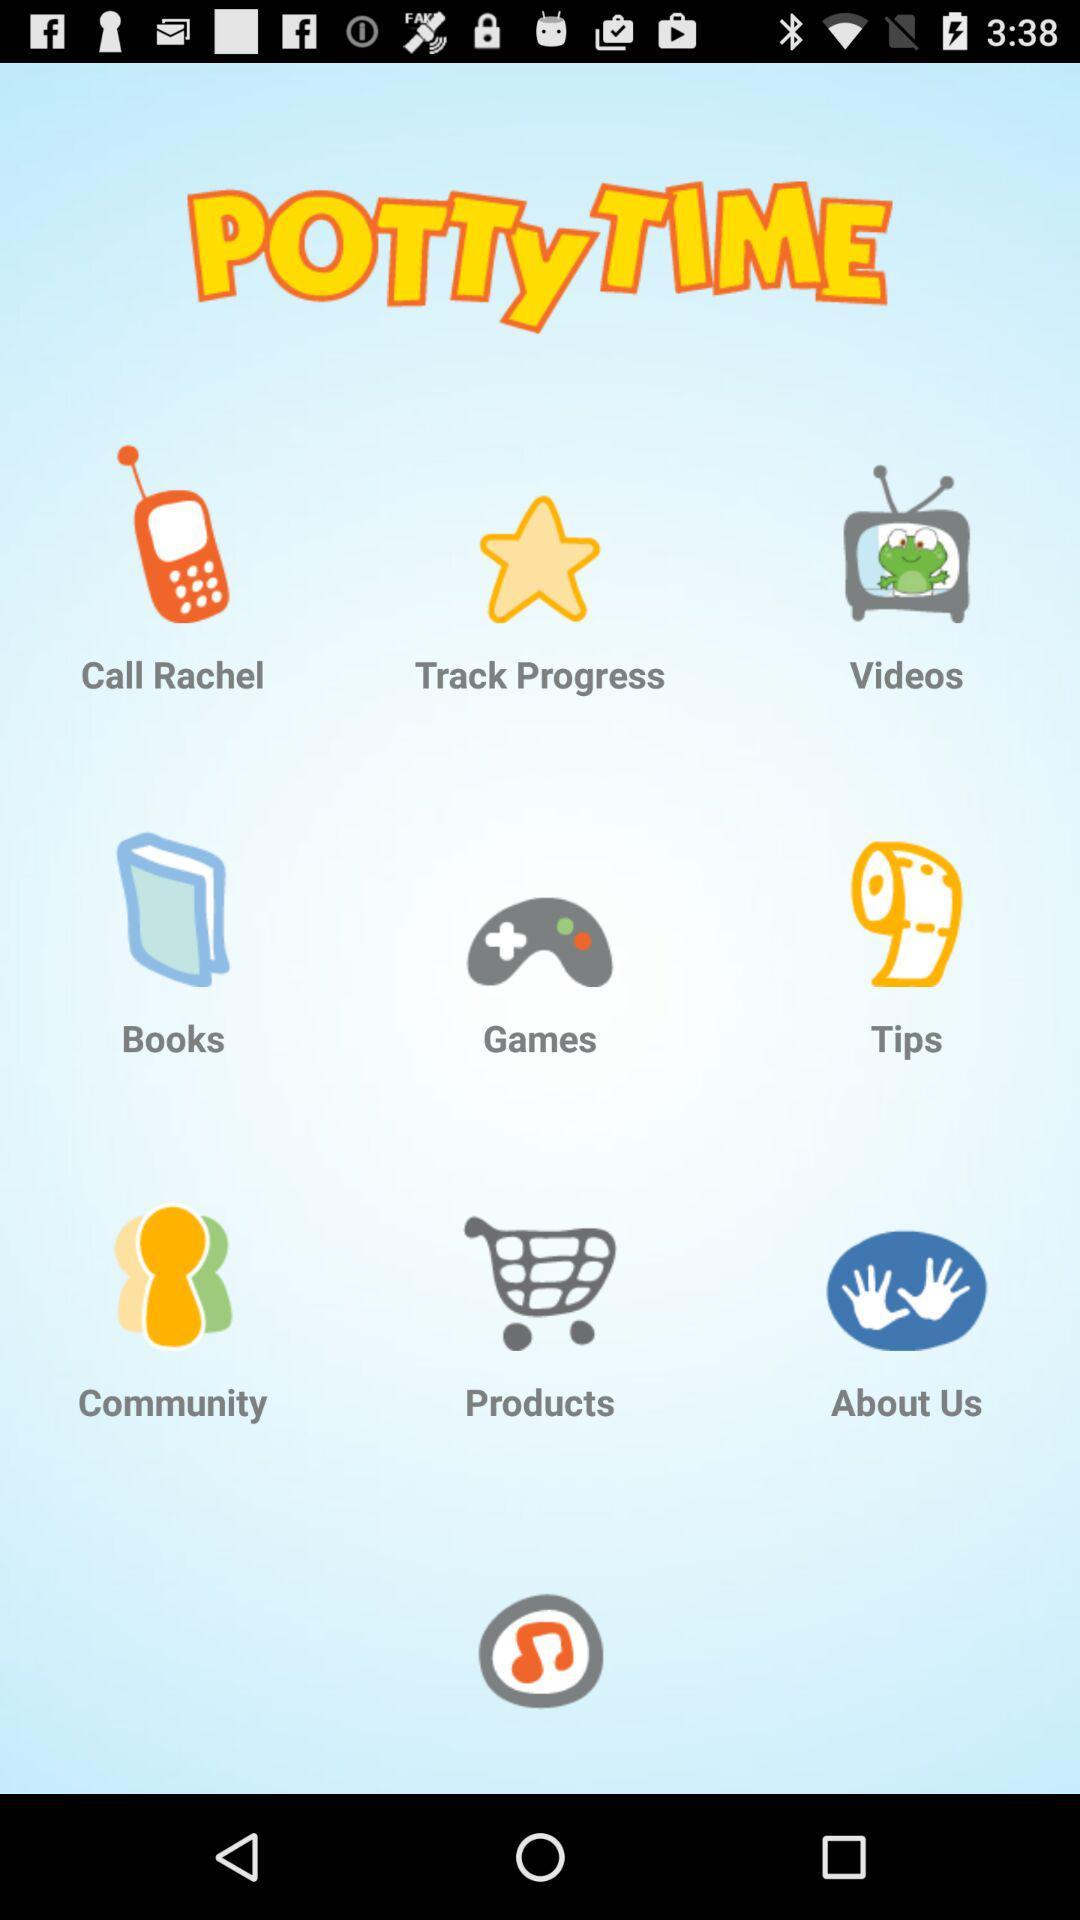 This screenshot has width=1080, height=1920. What do you see at coordinates (906, 1244) in the screenshot?
I see `the item above the about us` at bounding box center [906, 1244].